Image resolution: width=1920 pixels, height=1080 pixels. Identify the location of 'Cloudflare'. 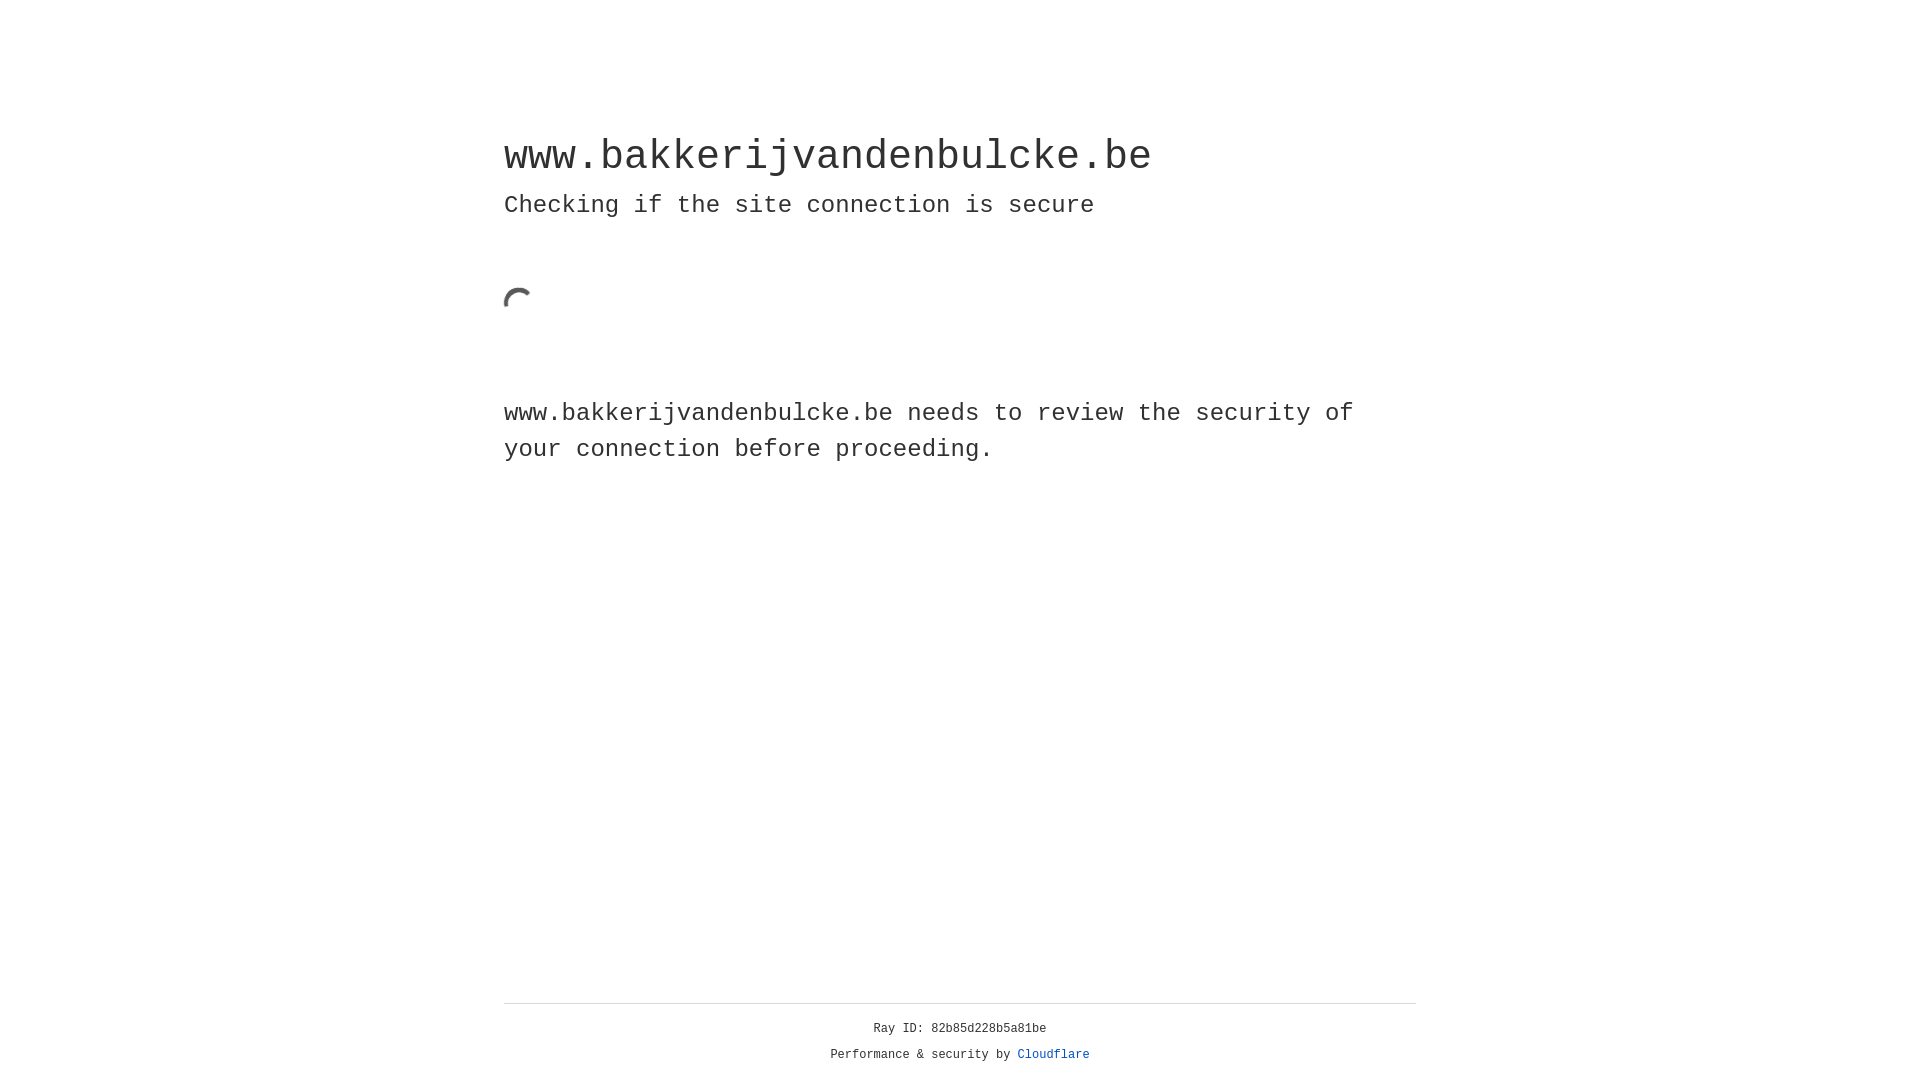
(1053, 1054).